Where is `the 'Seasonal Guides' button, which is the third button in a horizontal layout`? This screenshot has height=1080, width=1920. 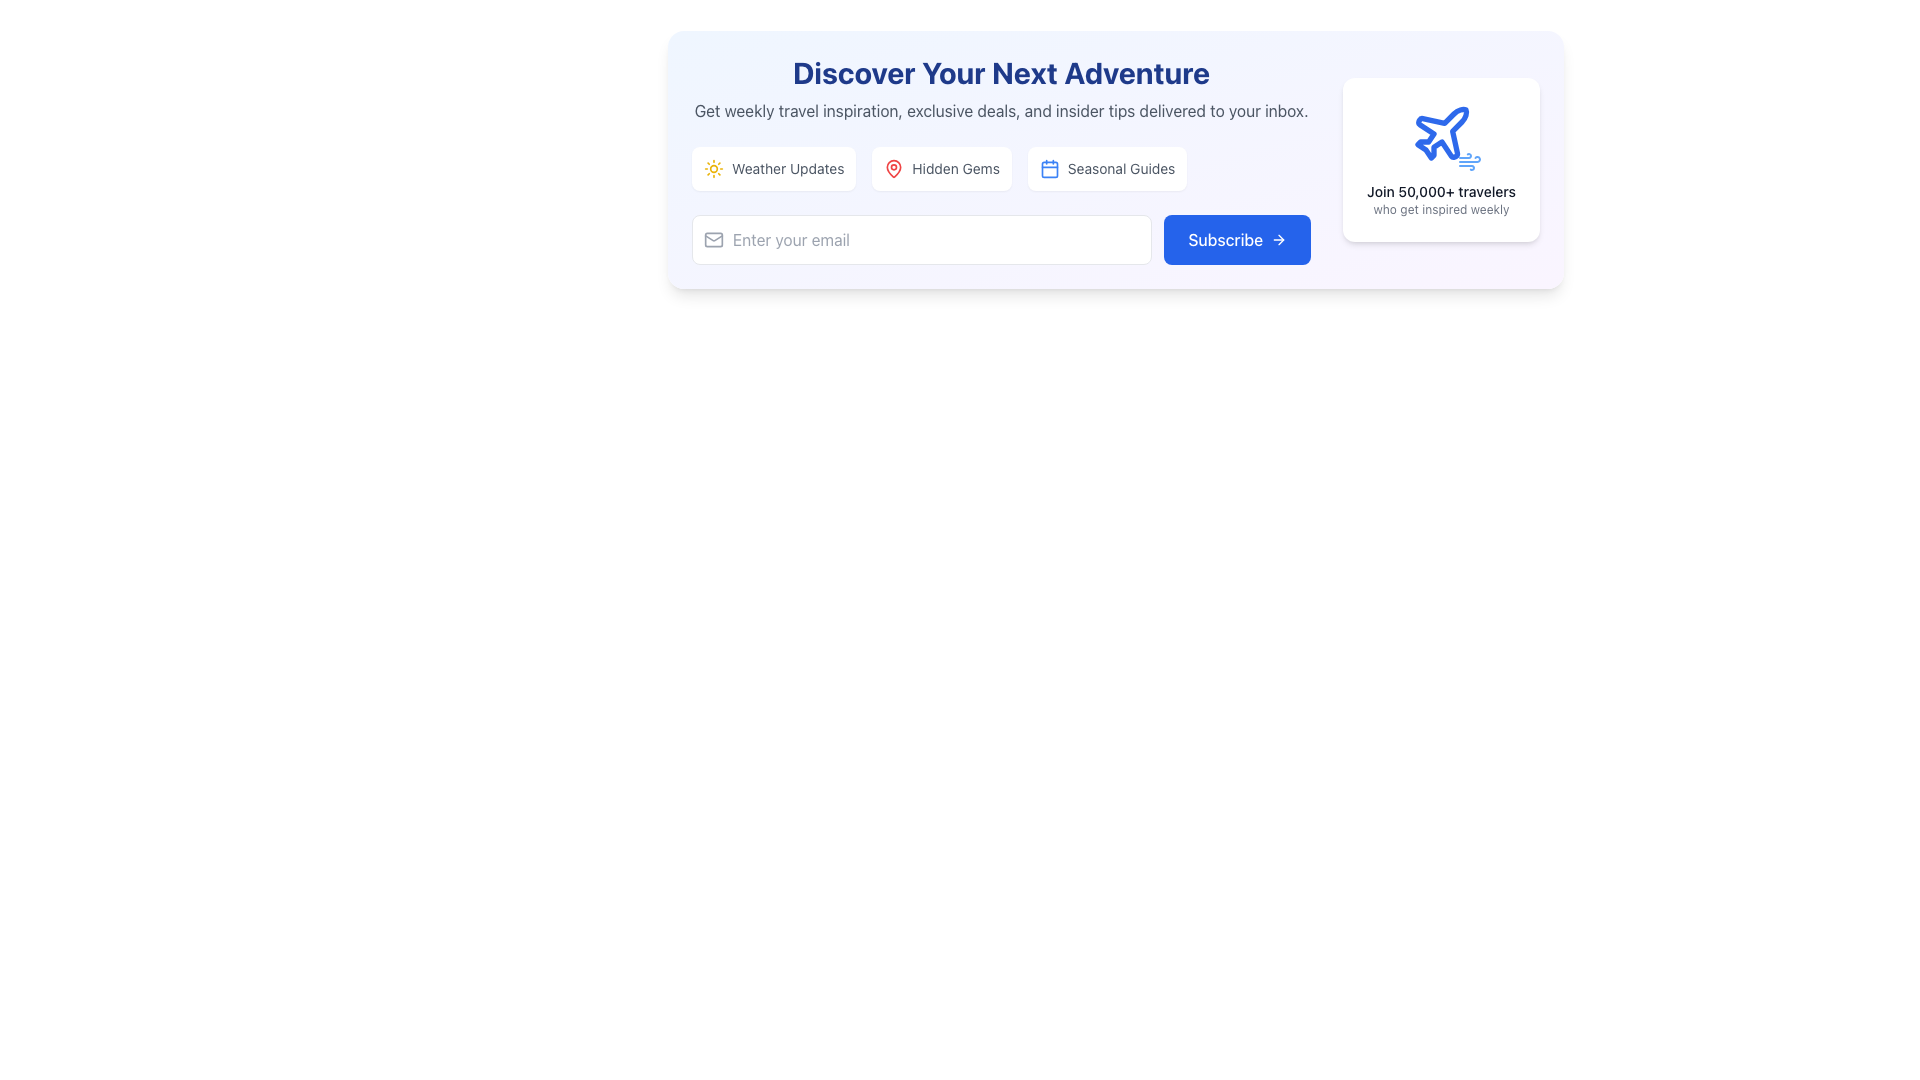
the 'Seasonal Guides' button, which is the third button in a horizontal layout is located at coordinates (1106, 168).